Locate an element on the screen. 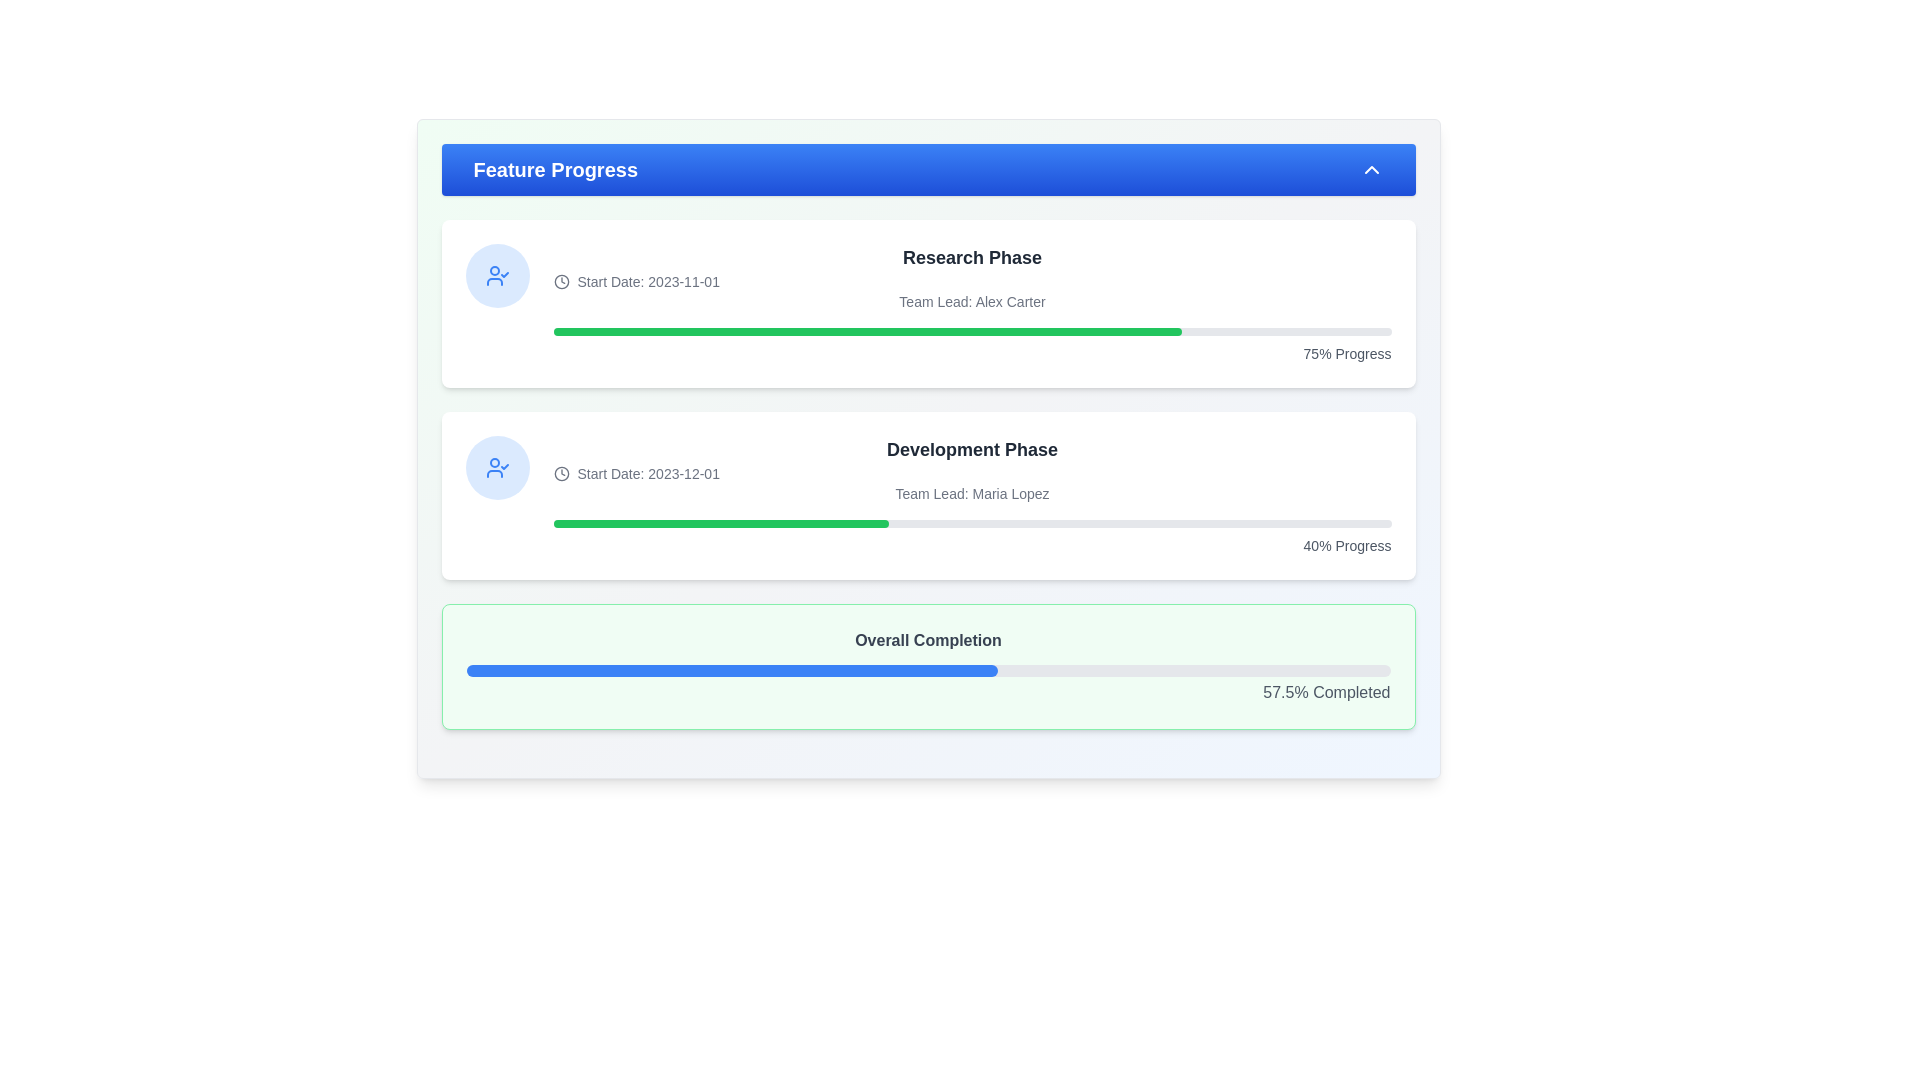 Image resolution: width=1920 pixels, height=1080 pixels. text indicating the team lead responsible for this phase, located under the 'Development Phase' heading, below 'Start Date: 2023-12-01' and above the progress bar is located at coordinates (972, 493).